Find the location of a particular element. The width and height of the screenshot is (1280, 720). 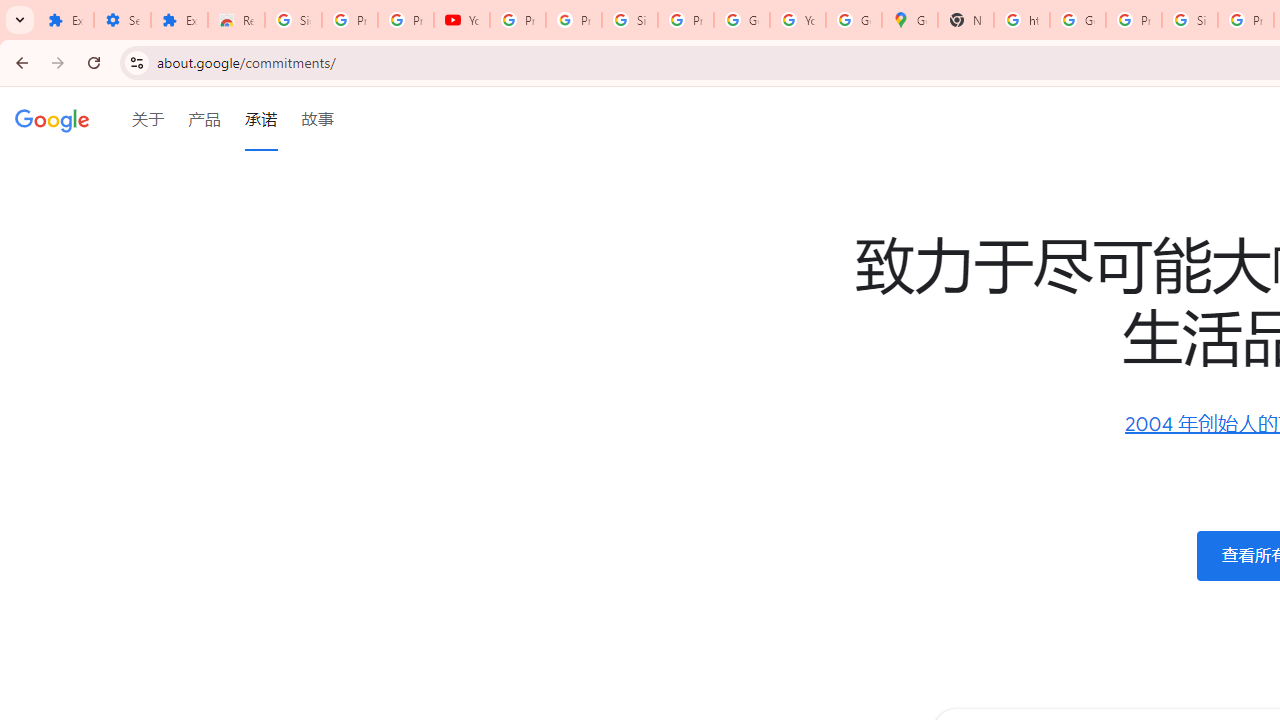

'Google Account' is located at coordinates (741, 20).